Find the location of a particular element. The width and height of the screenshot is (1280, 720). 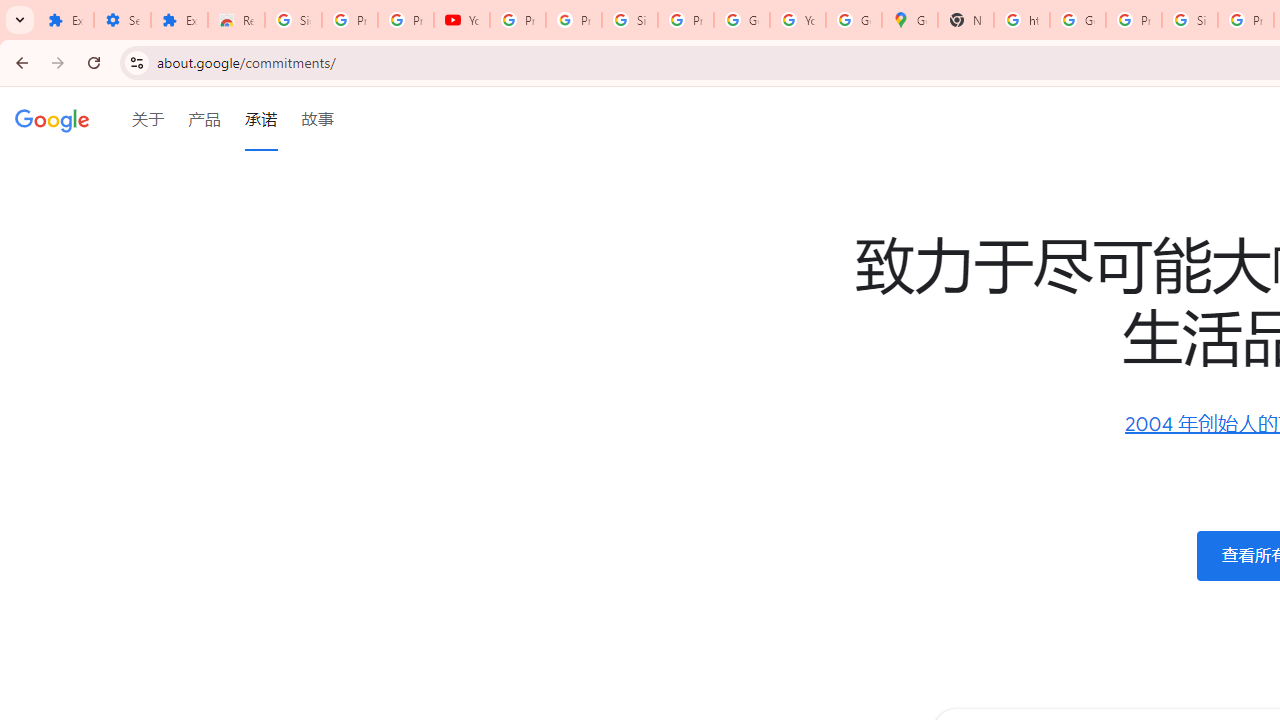

'Google Account' is located at coordinates (741, 20).